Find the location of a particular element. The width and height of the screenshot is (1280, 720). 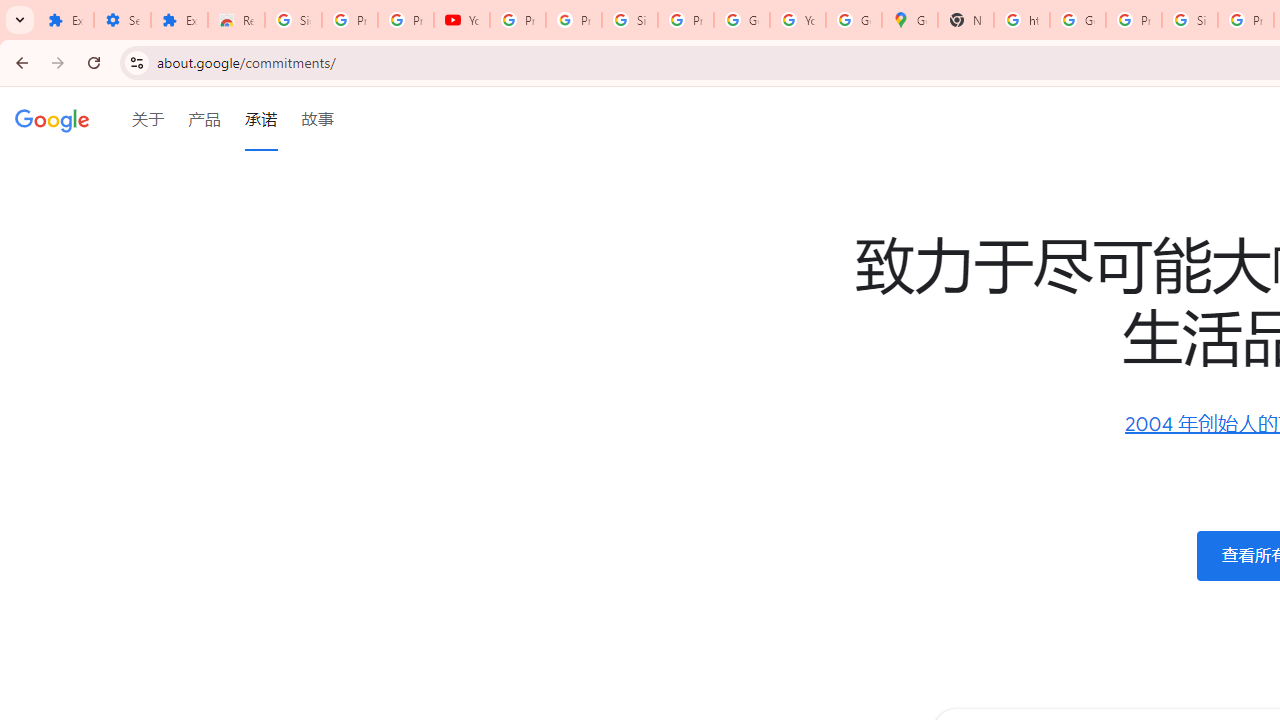

'Google Account' is located at coordinates (741, 20).